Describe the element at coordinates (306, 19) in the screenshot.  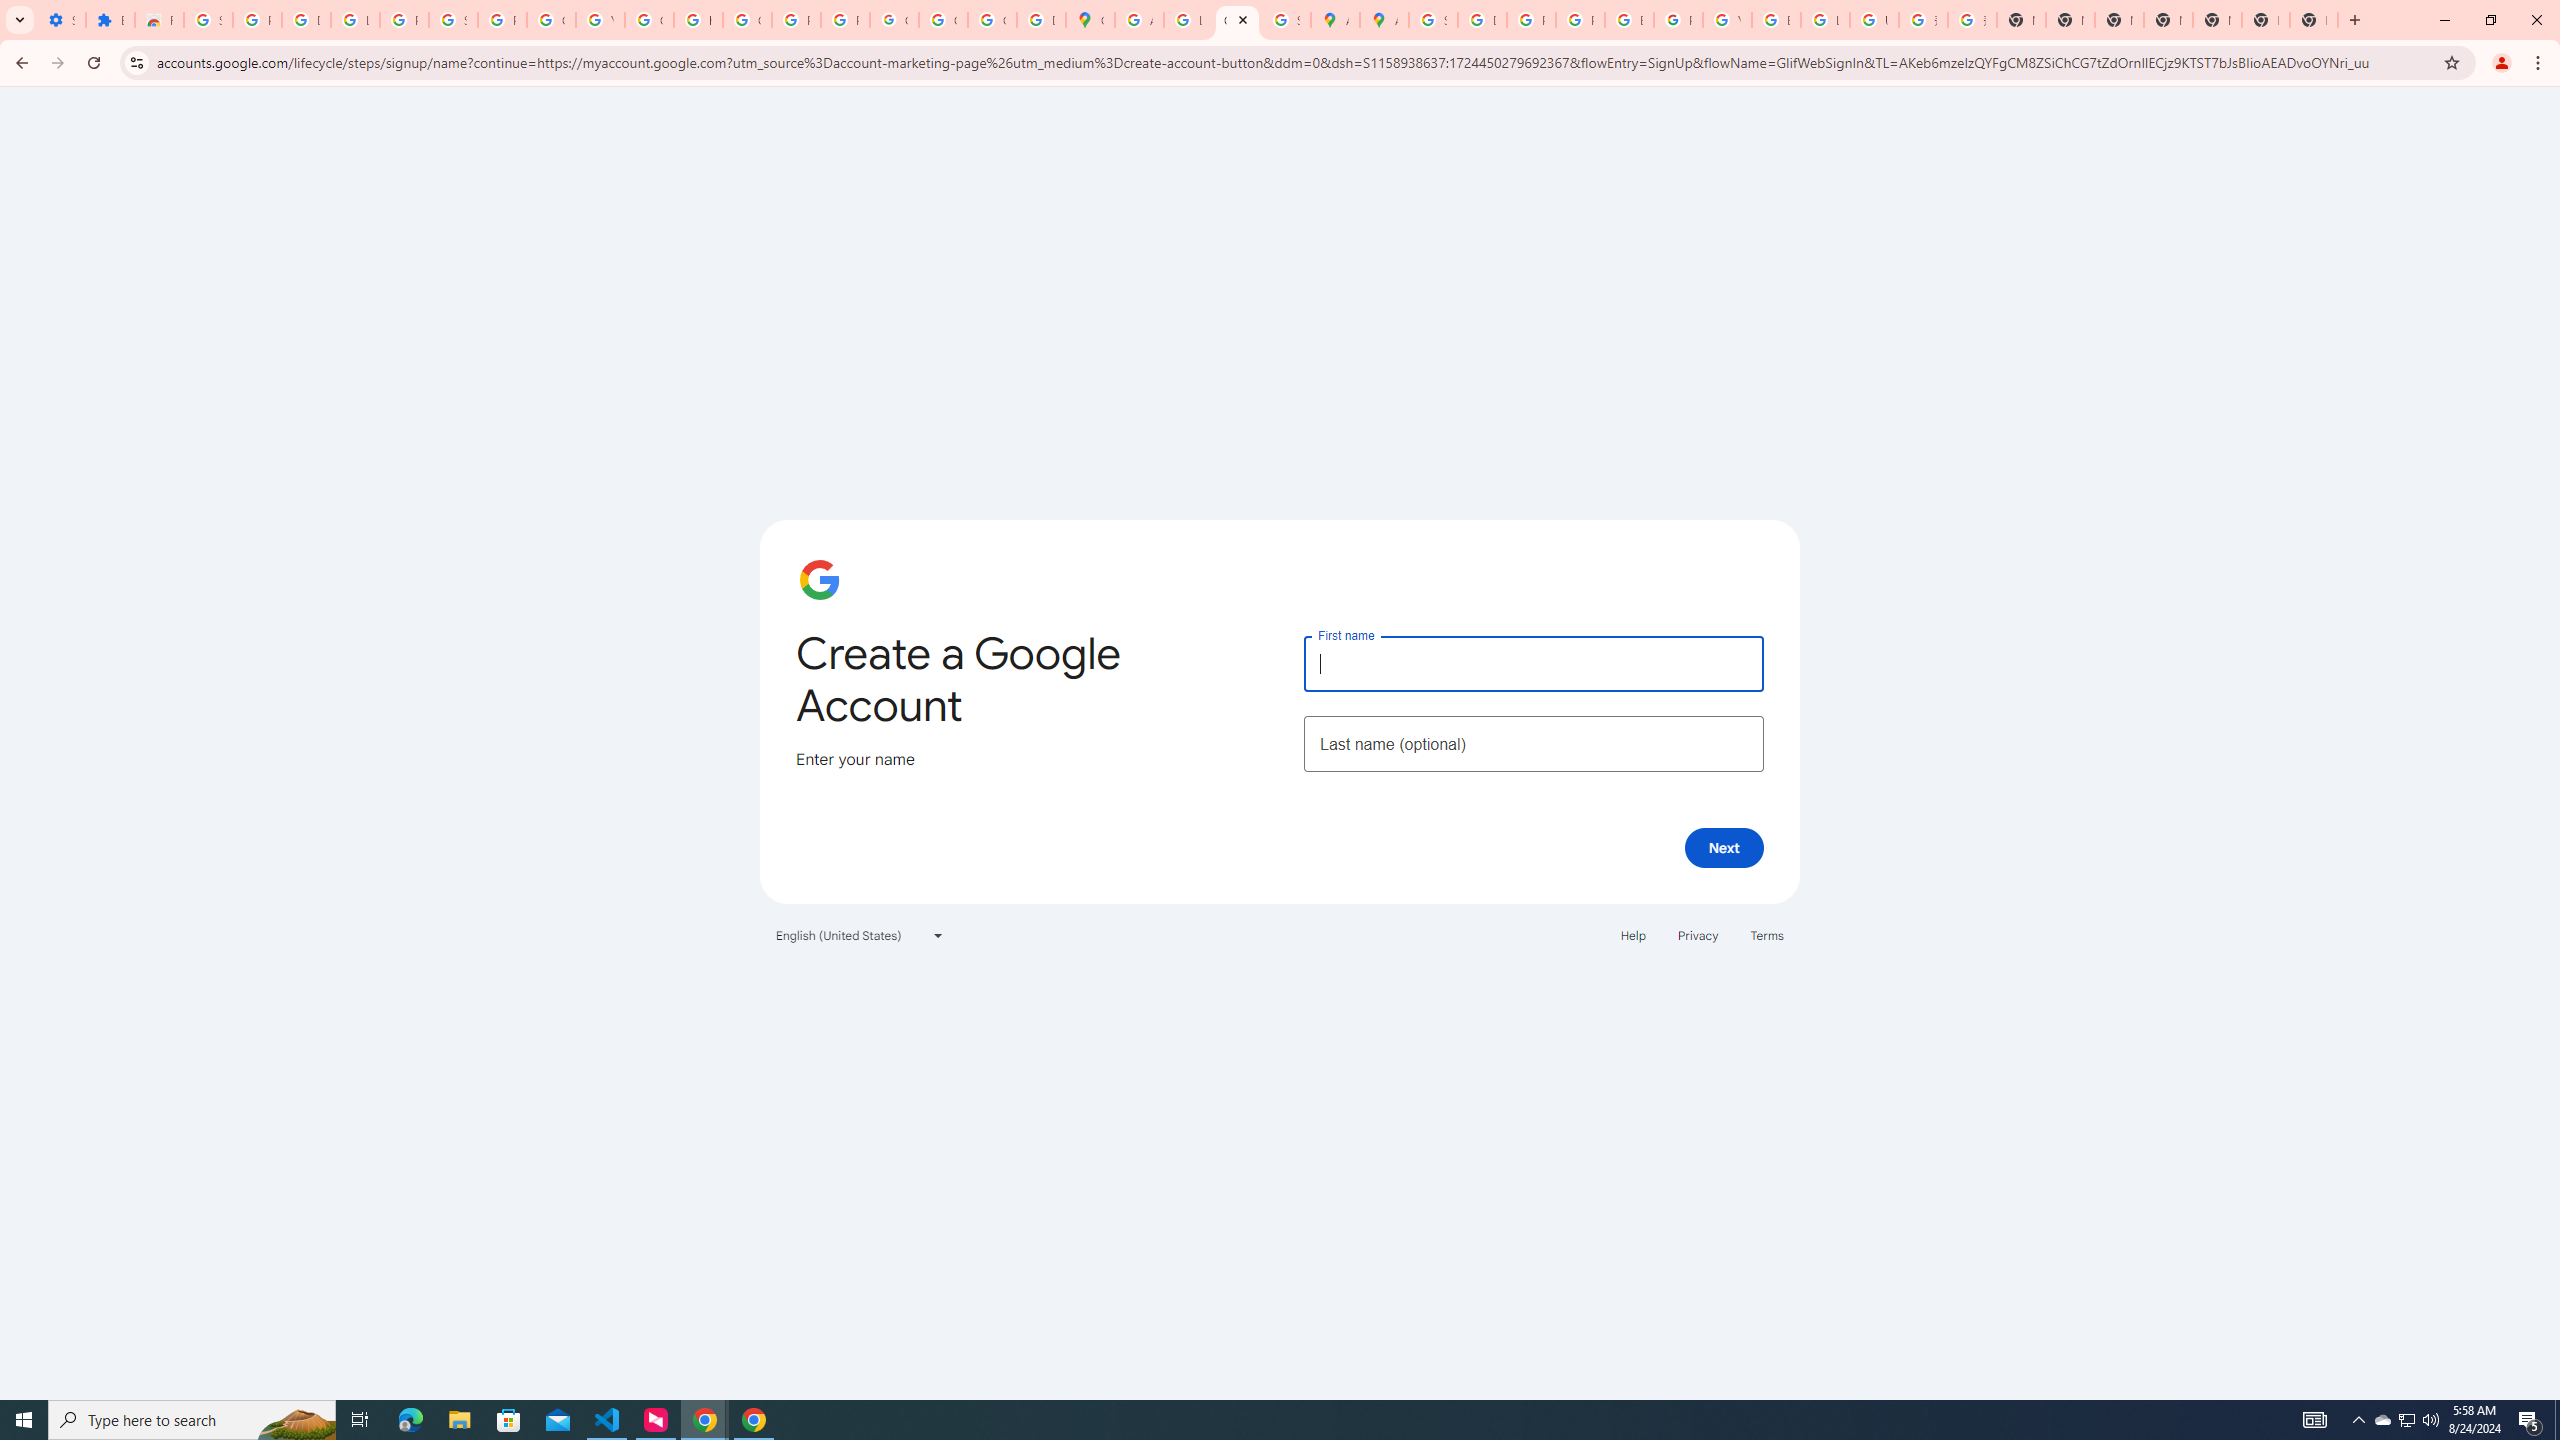
I see `'Delete photos & videos - Computer - Google Photos Help'` at that location.